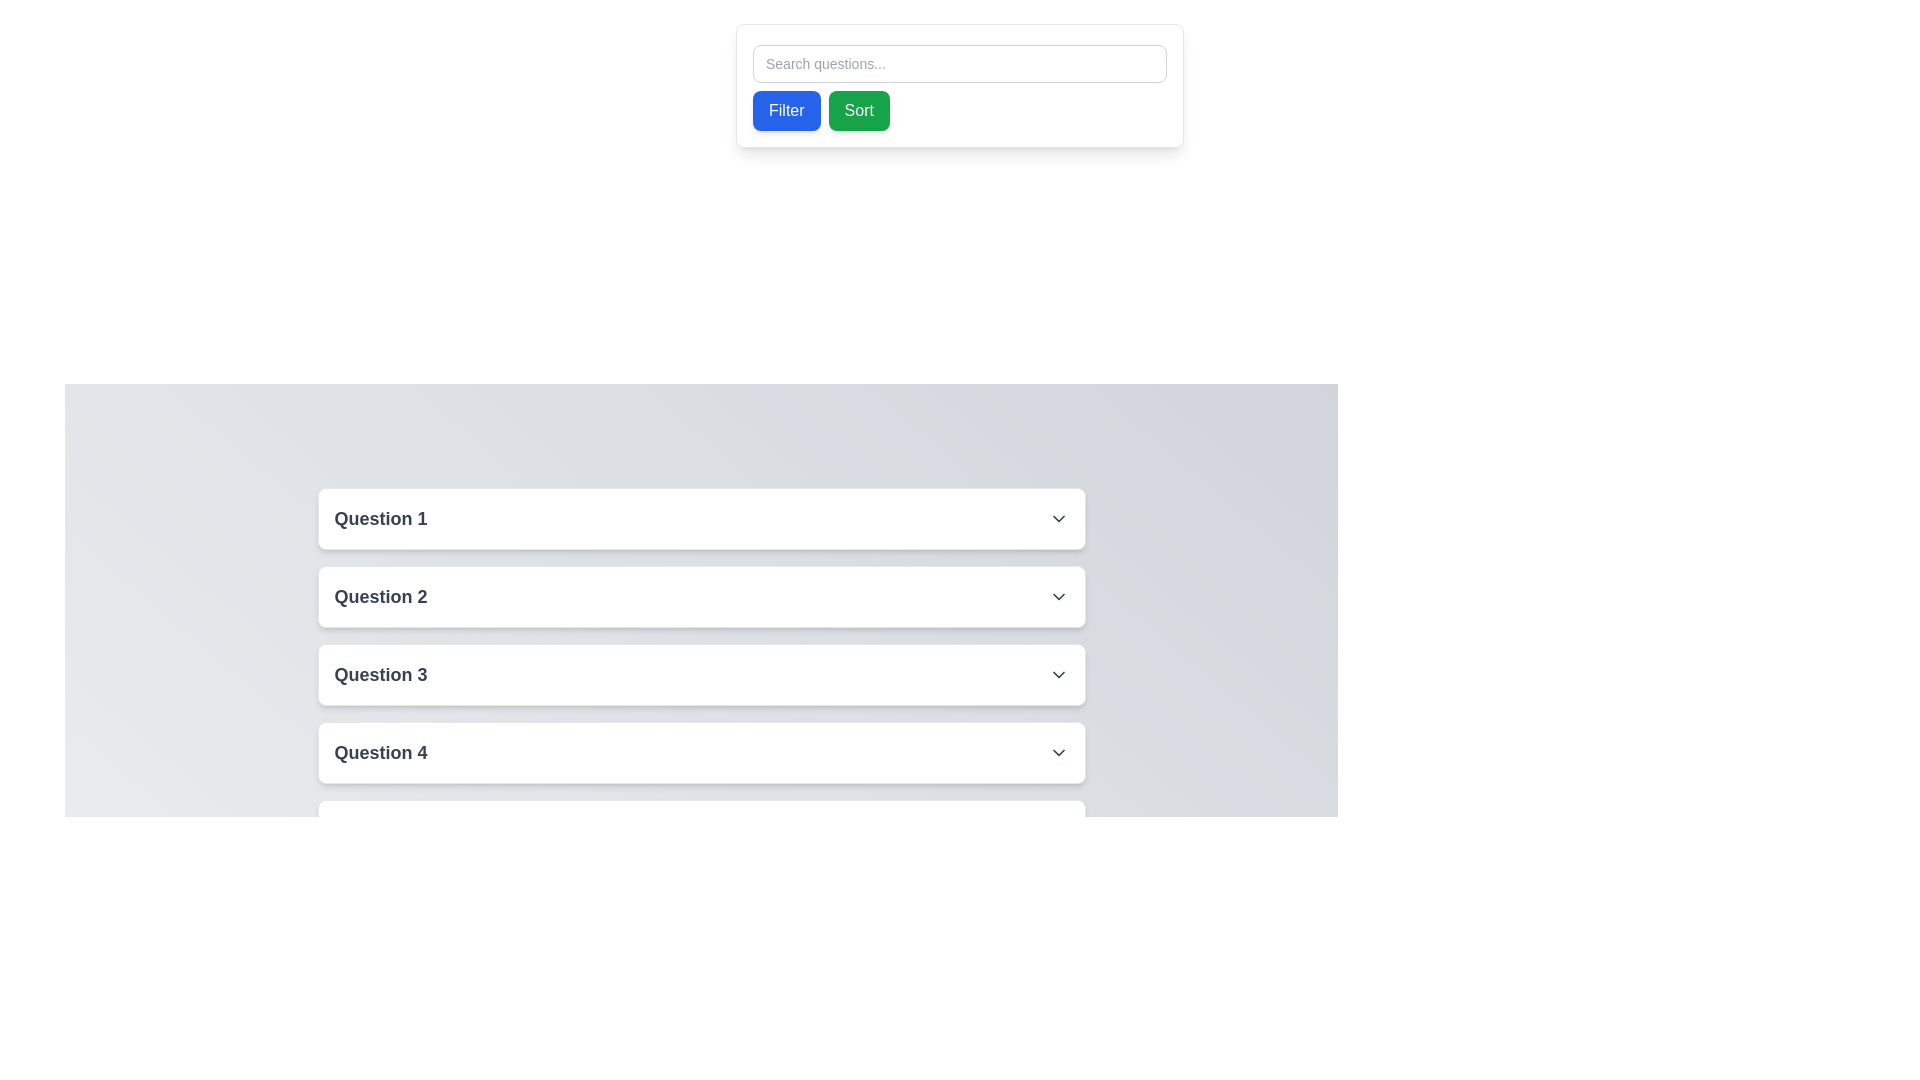 The image size is (1920, 1080). What do you see at coordinates (1057, 675) in the screenshot?
I see `the downward-facing chevron icon located to the right of 'Question 3'` at bounding box center [1057, 675].